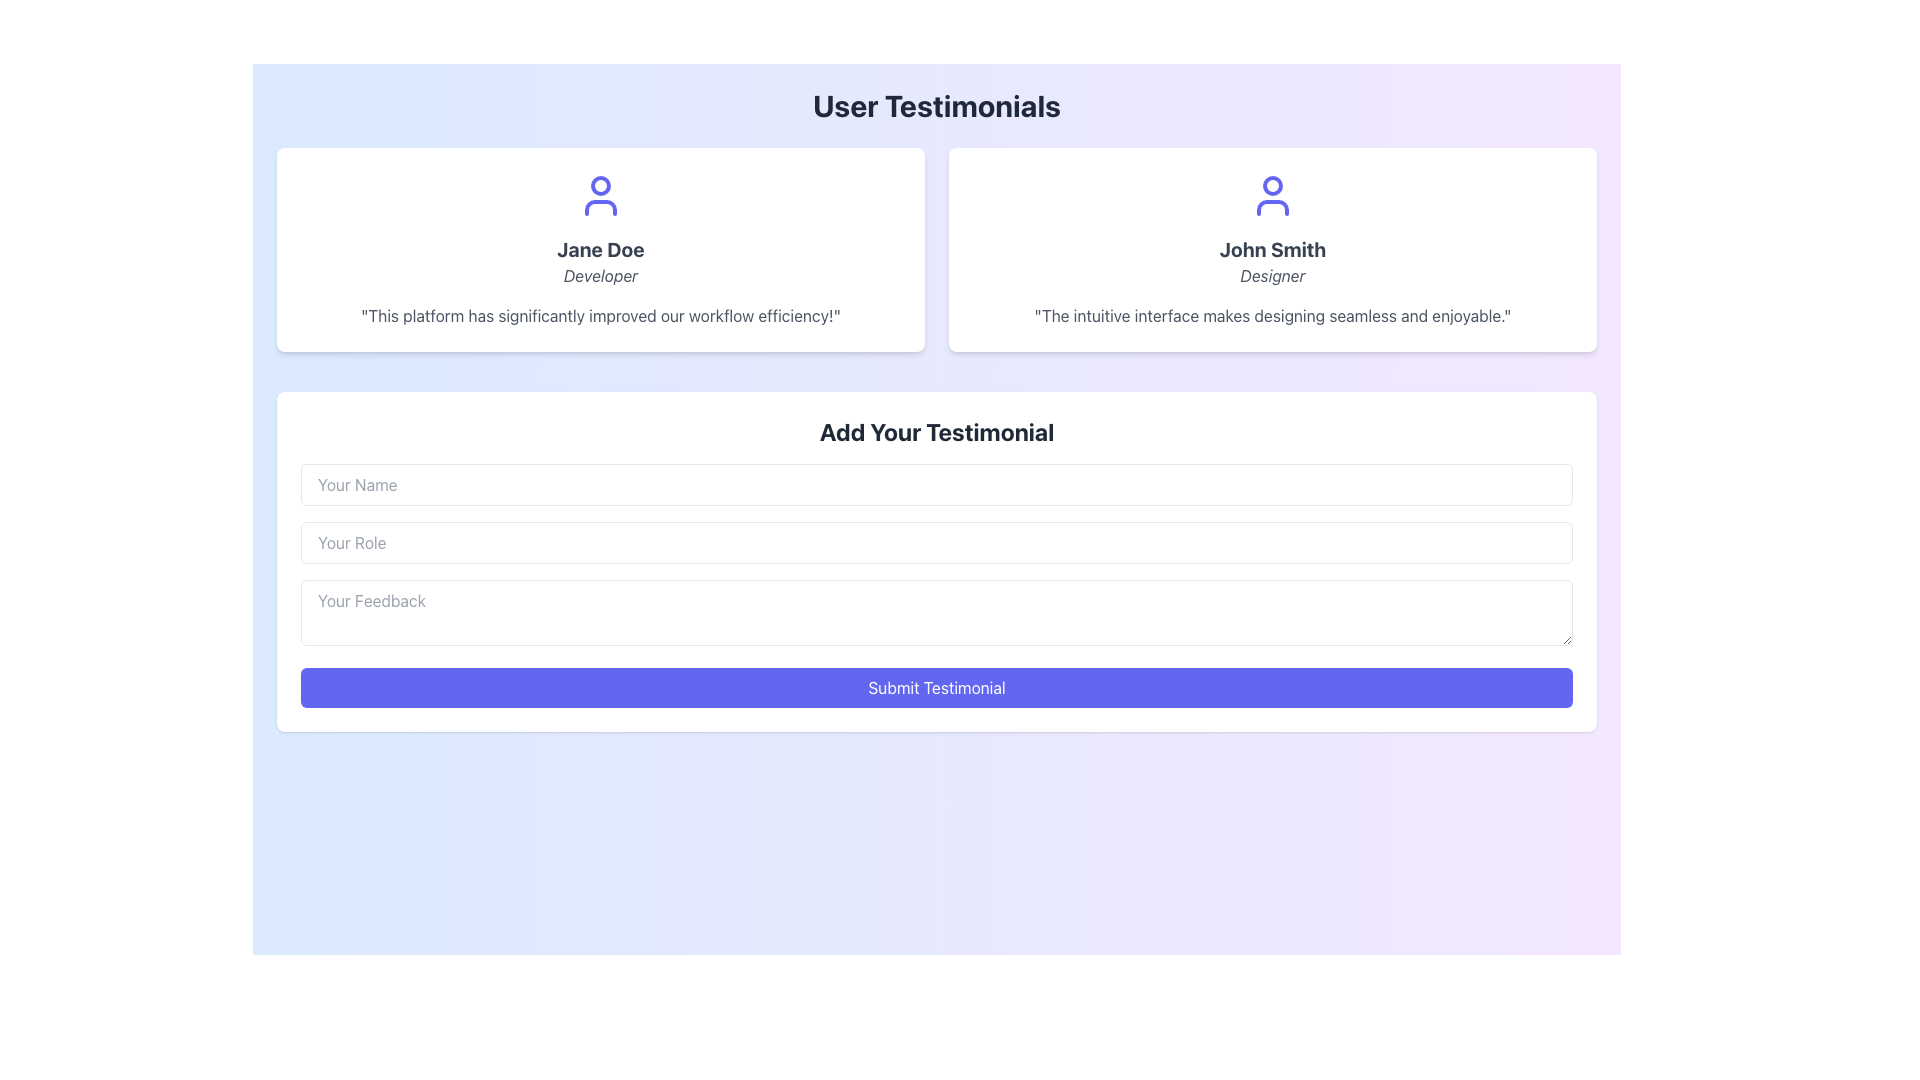  Describe the element at coordinates (599, 196) in the screenshot. I see `the Decorative Icon representing the user providing the testimonial, which is positioned at the top center of the testimonial box featuring Jane Doe's feedback` at that location.